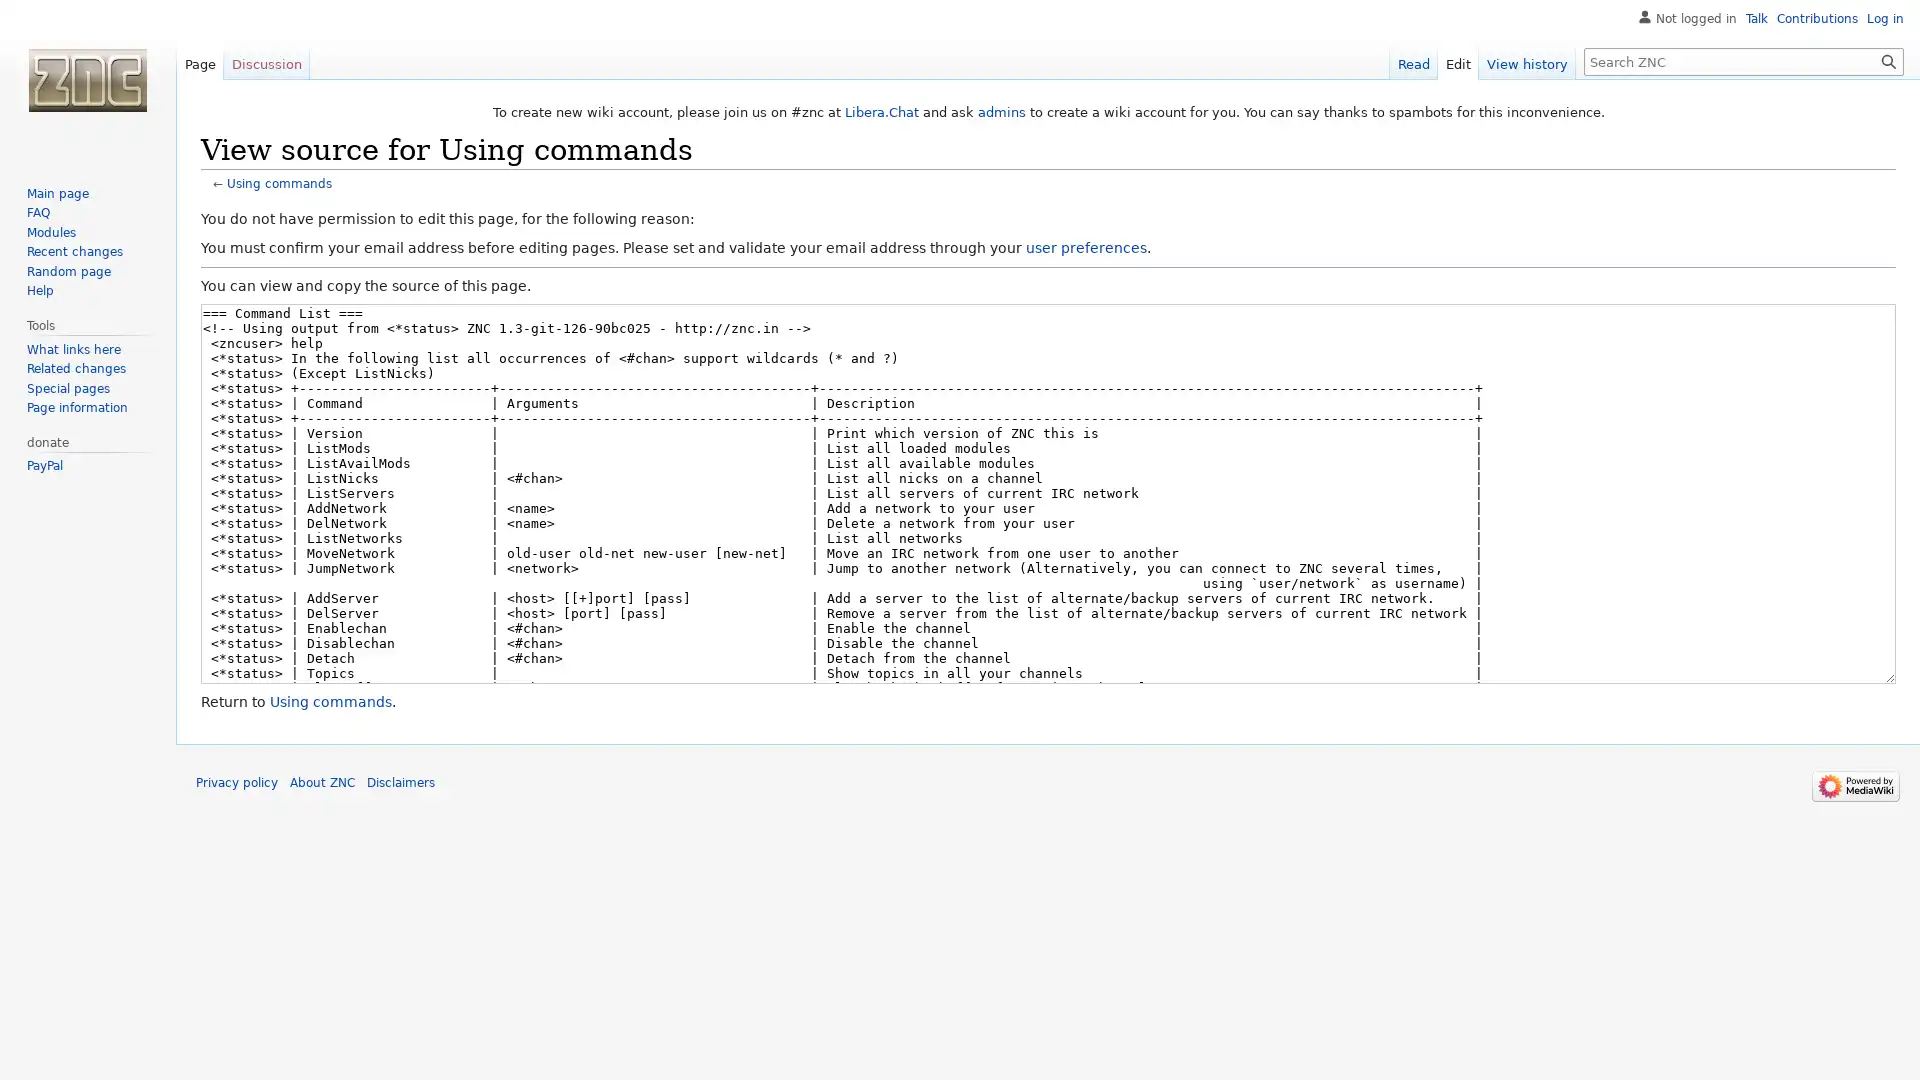 The height and width of the screenshot is (1080, 1920). Describe the element at coordinates (1888, 60) in the screenshot. I see `Search` at that location.